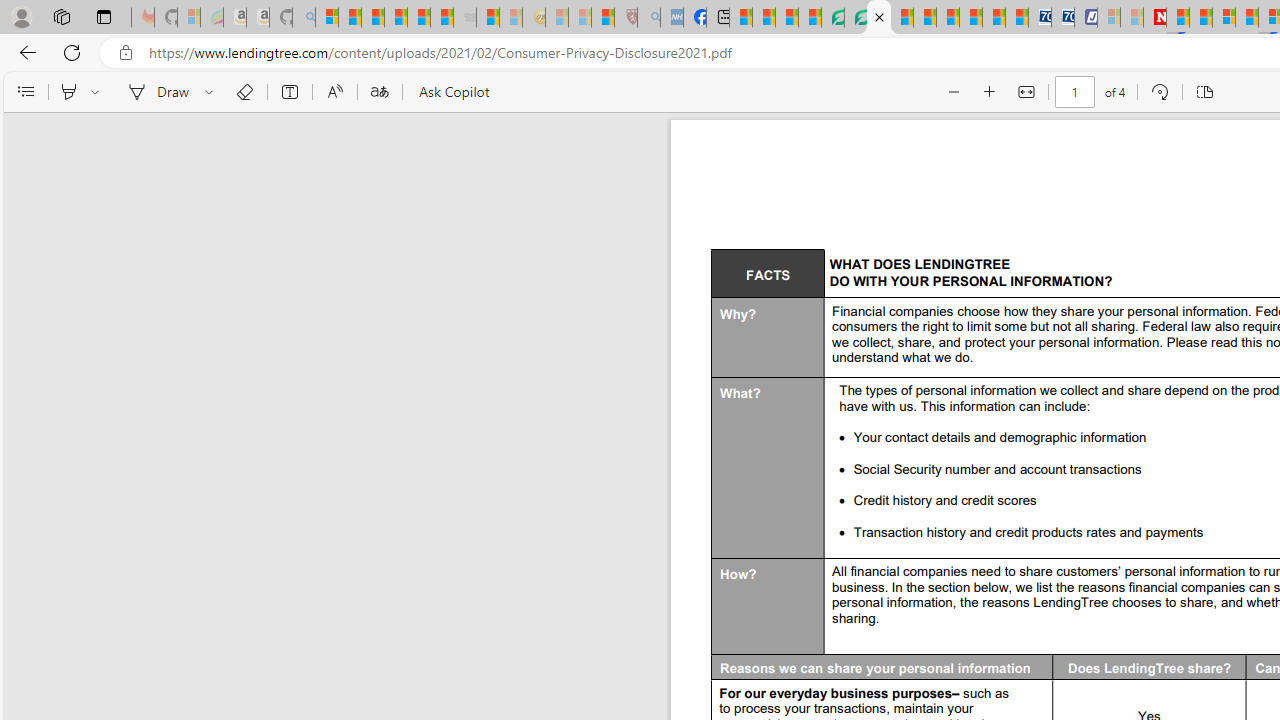 This screenshot has height=720, width=1280. Describe the element at coordinates (951, 92) in the screenshot. I see `'Zoom out (Ctrl+Minus key)'` at that location.